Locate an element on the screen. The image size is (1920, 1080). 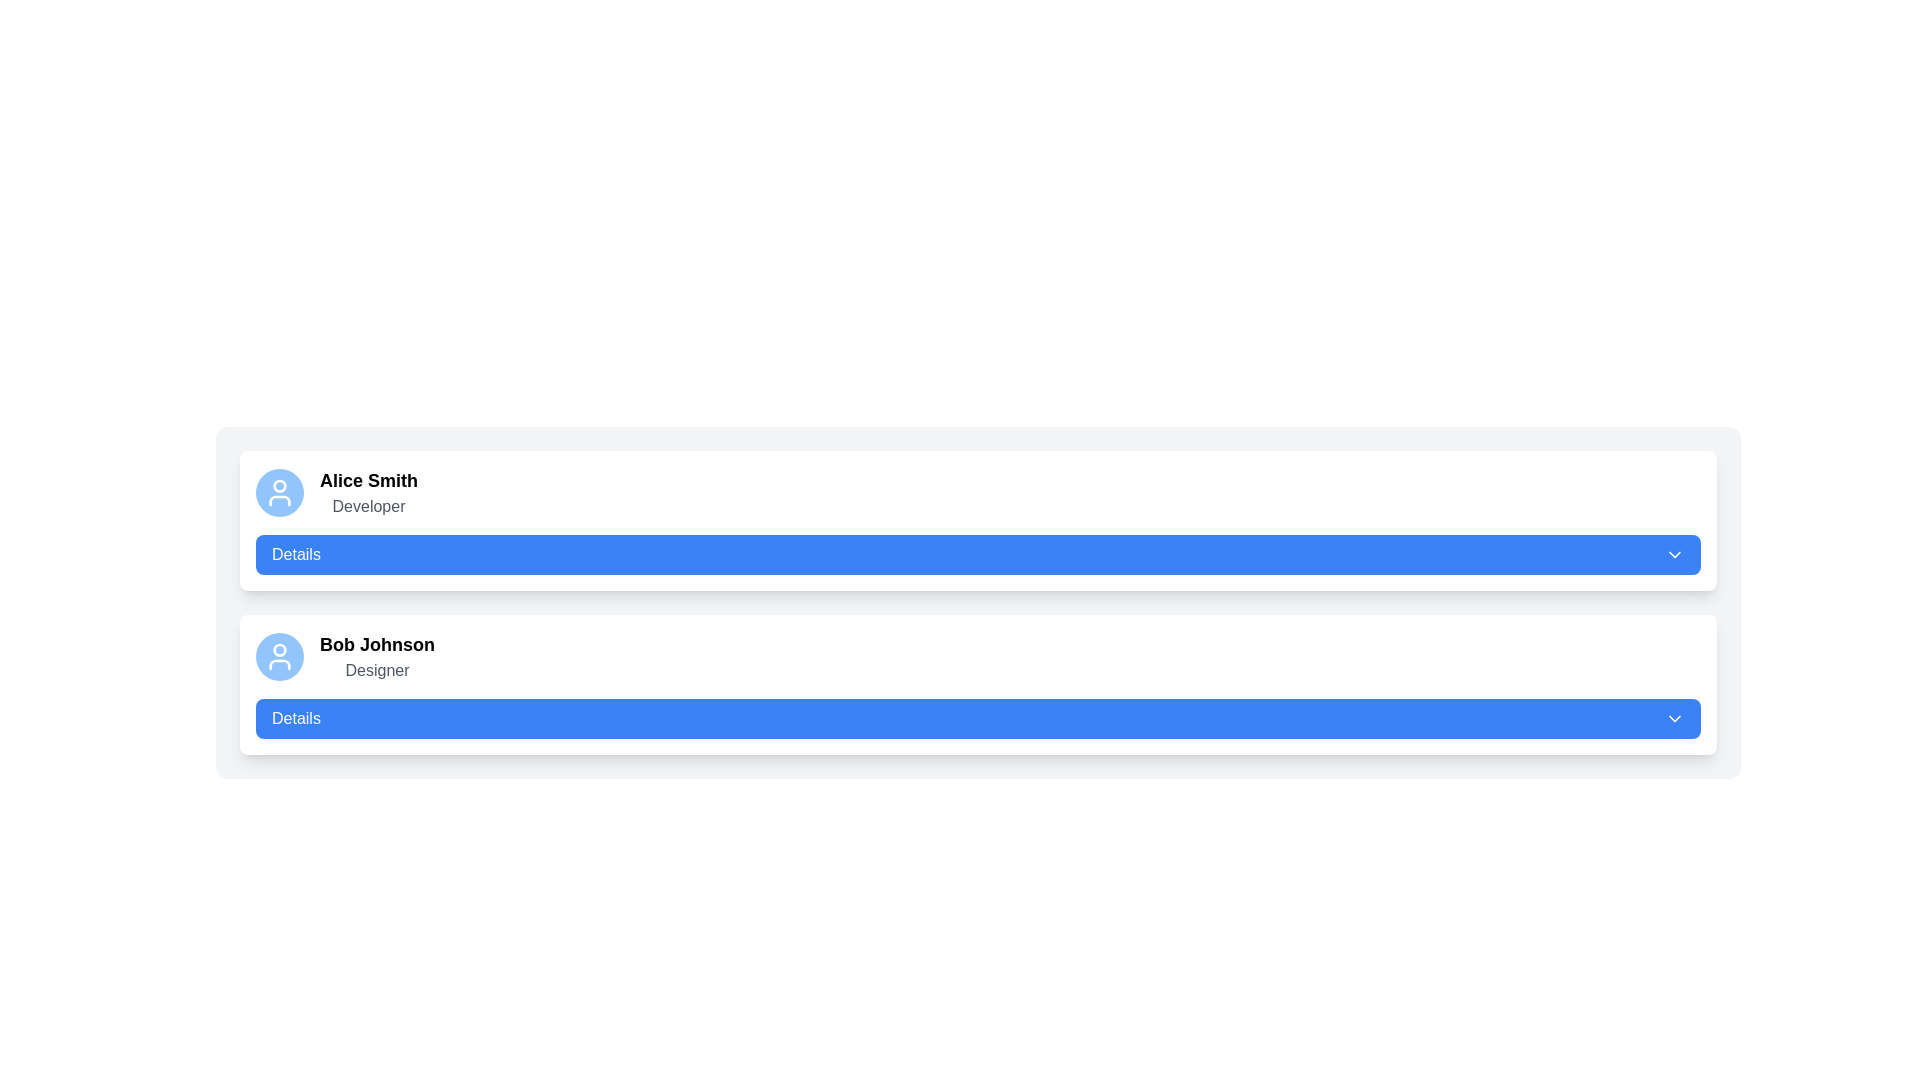
the downward-pointing chevron icon located in the top-right corner of the 'Details' button for 'Alice Smith, Developer' is located at coordinates (1675, 555).